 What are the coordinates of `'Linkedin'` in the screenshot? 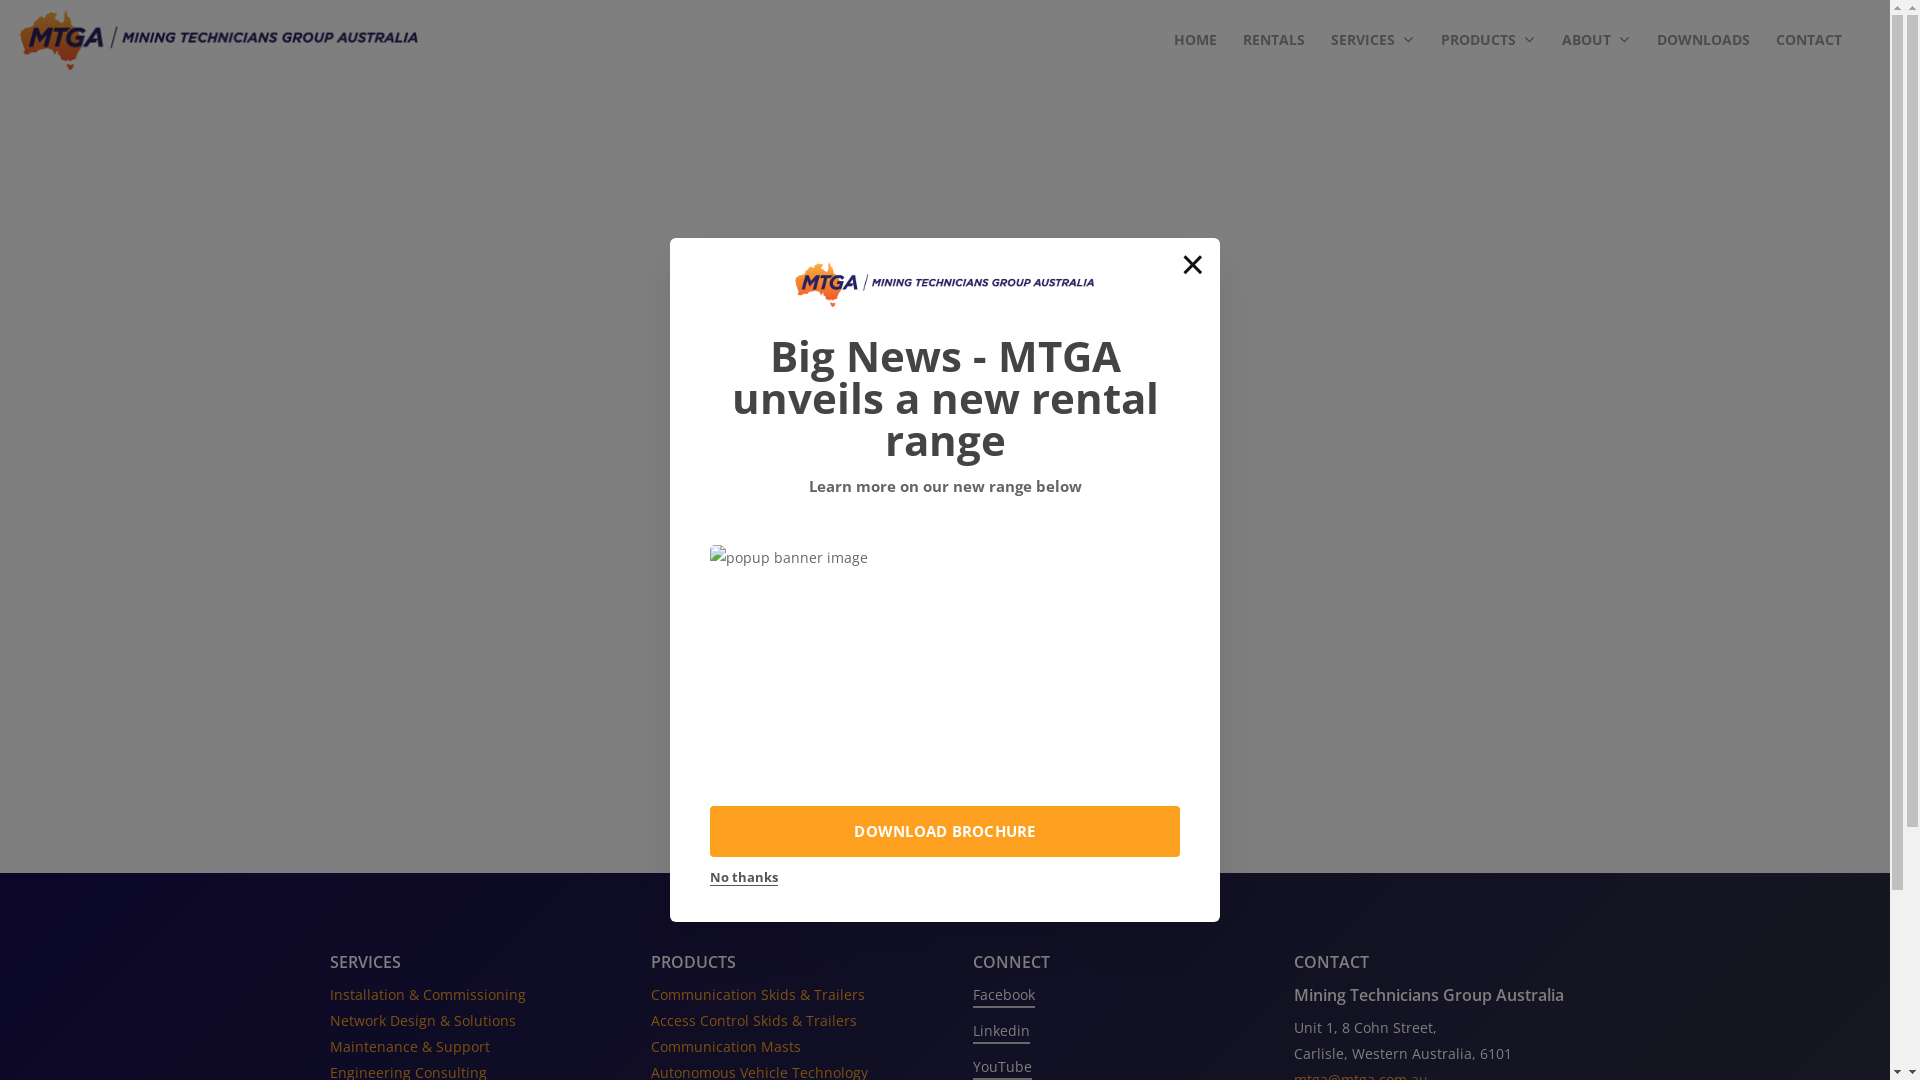 It's located at (1000, 1030).